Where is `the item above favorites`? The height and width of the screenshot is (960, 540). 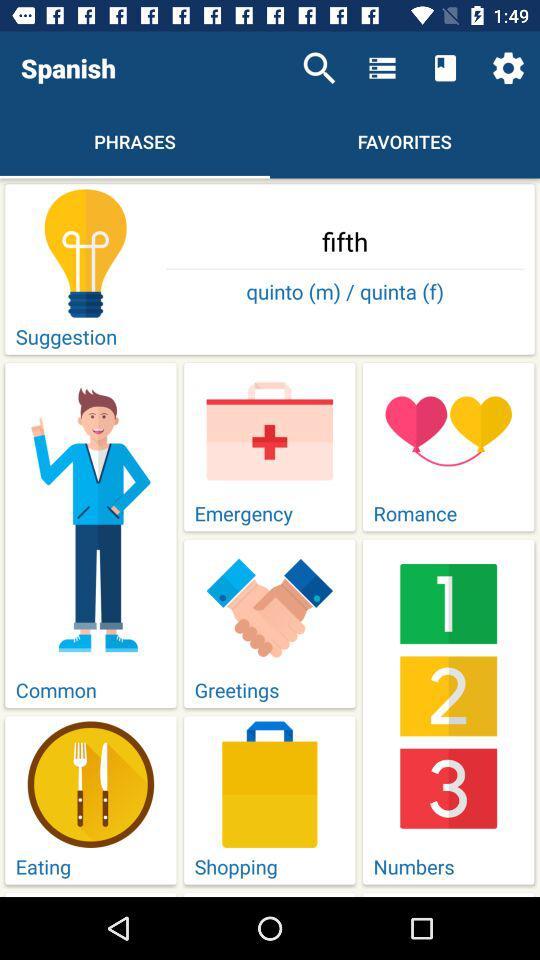
the item above favorites is located at coordinates (445, 68).